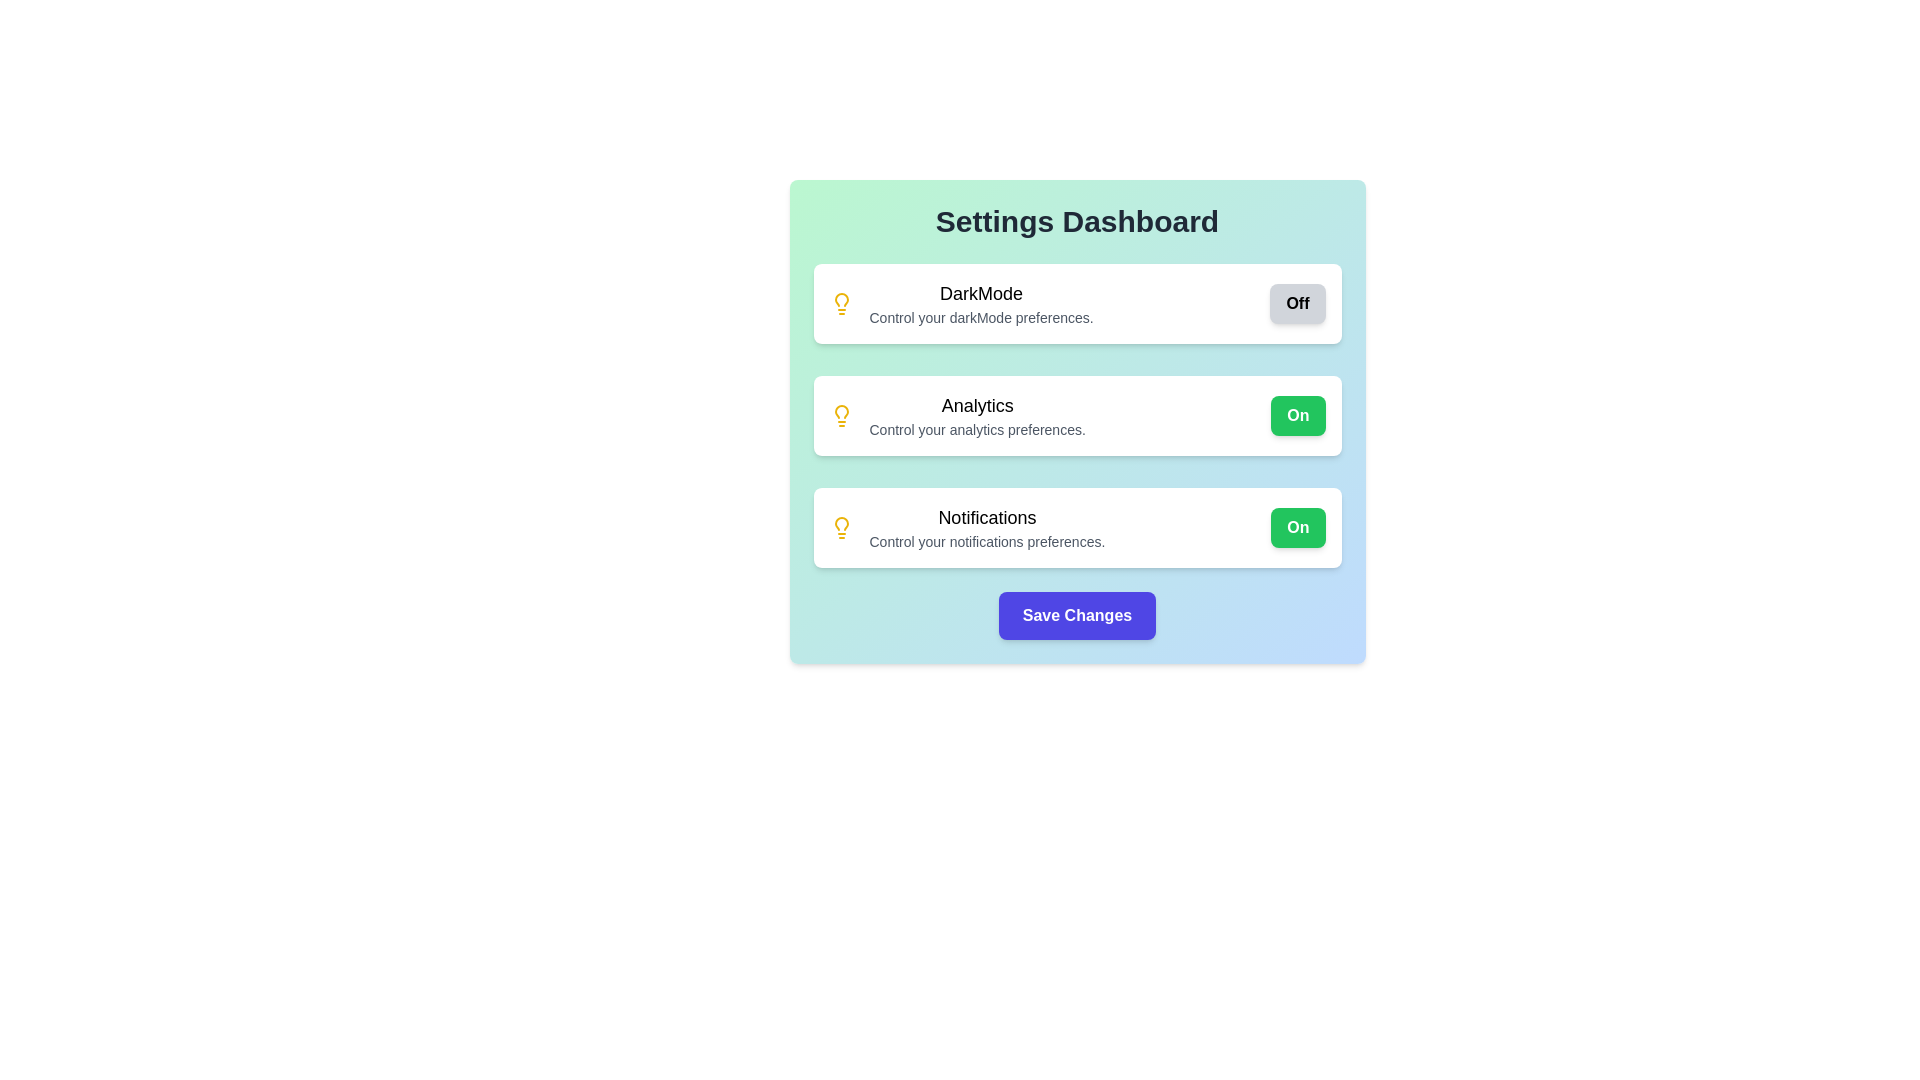 The height and width of the screenshot is (1080, 1920). I want to click on the 'DarkMode' toggle button to change its state, so click(1297, 304).